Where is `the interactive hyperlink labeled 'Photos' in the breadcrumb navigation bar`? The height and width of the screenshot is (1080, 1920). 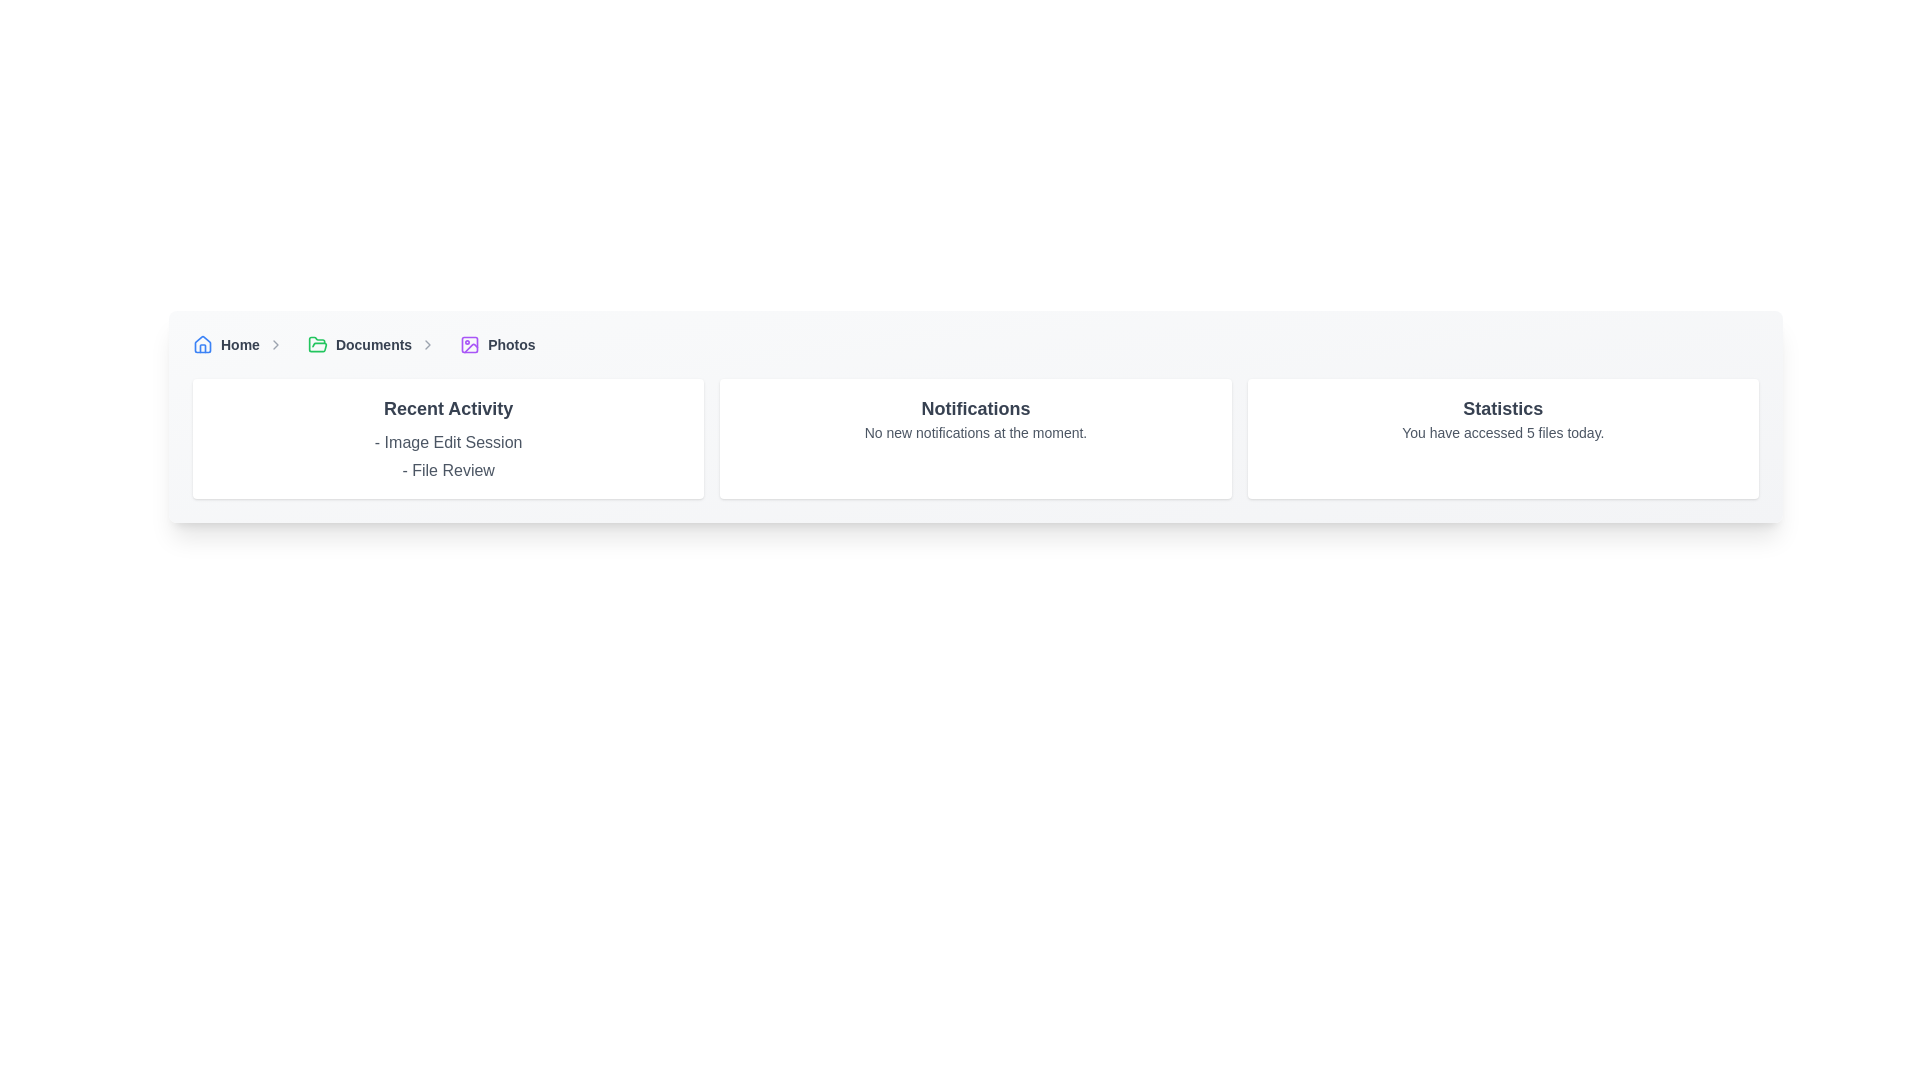 the interactive hyperlink labeled 'Photos' in the breadcrumb navigation bar is located at coordinates (497, 343).